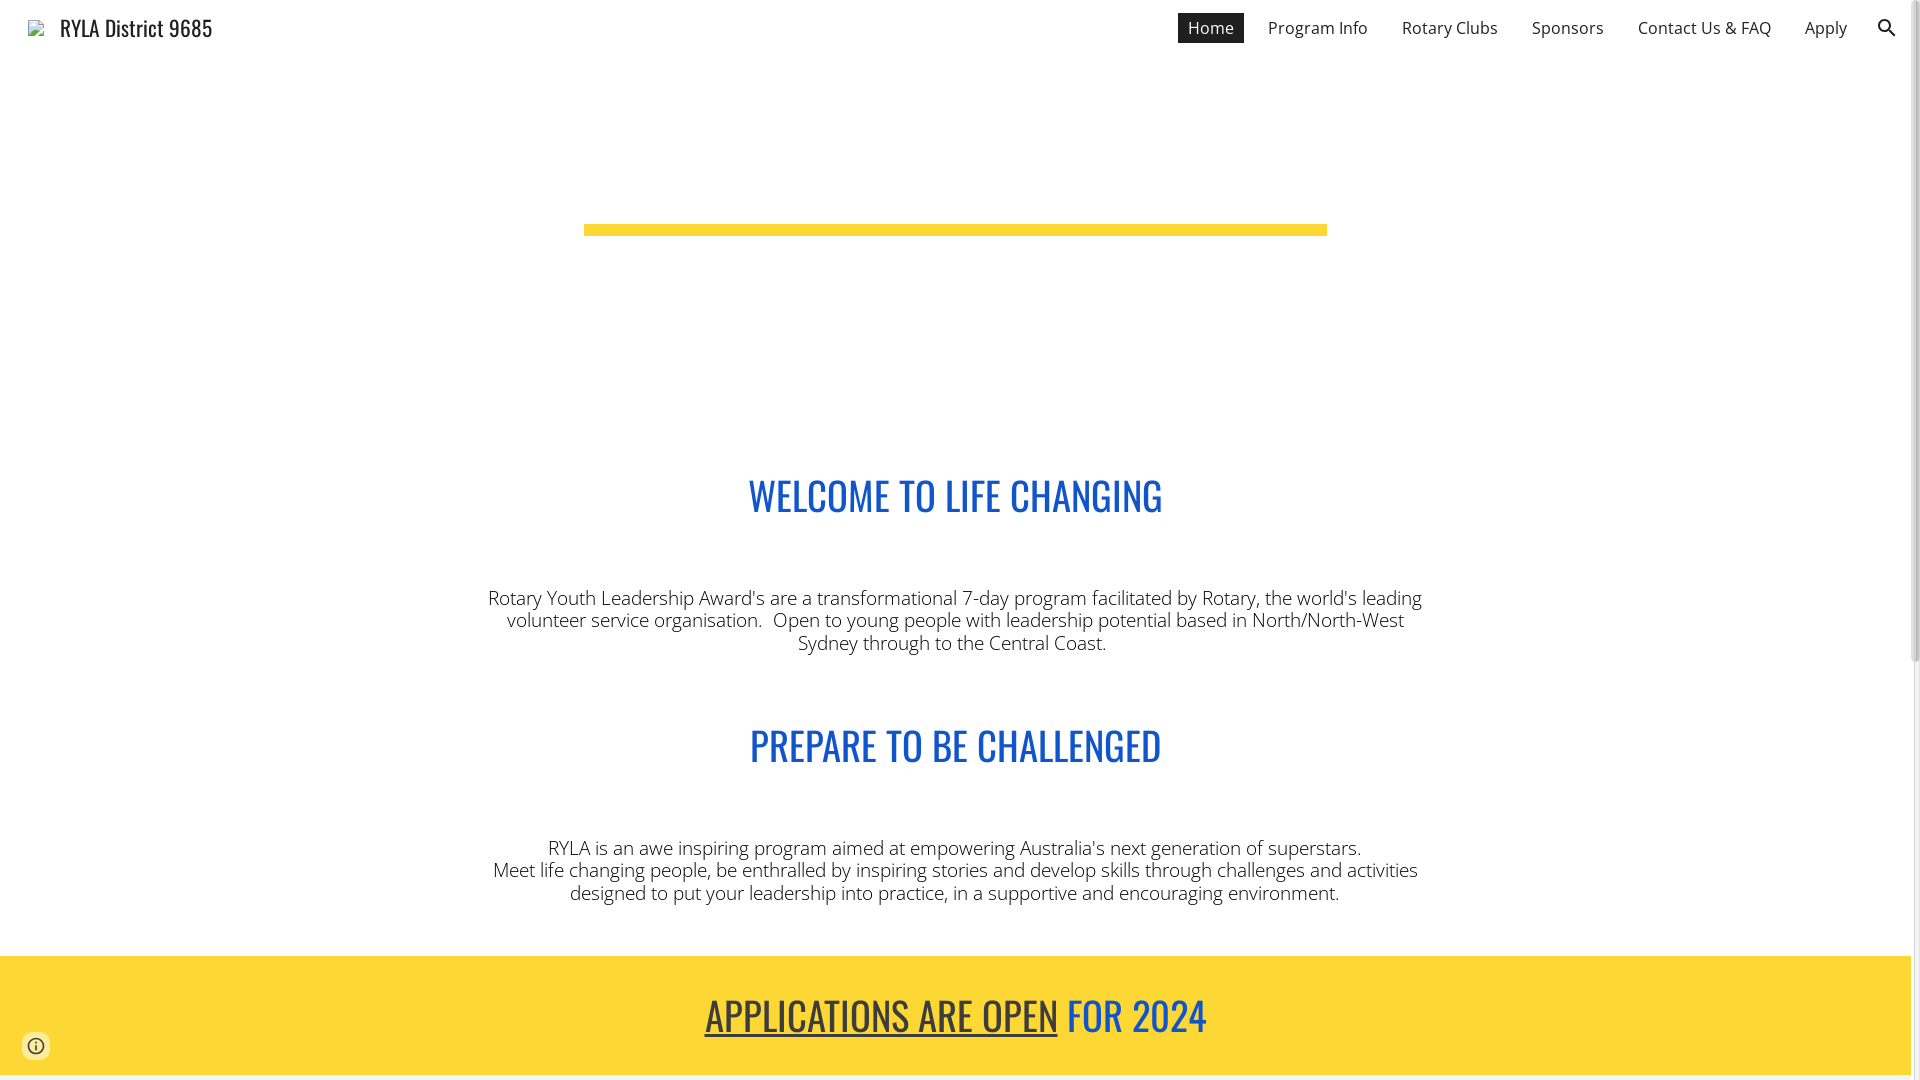 This screenshot has height=1080, width=1920. I want to click on 'Apply', so click(1825, 27).